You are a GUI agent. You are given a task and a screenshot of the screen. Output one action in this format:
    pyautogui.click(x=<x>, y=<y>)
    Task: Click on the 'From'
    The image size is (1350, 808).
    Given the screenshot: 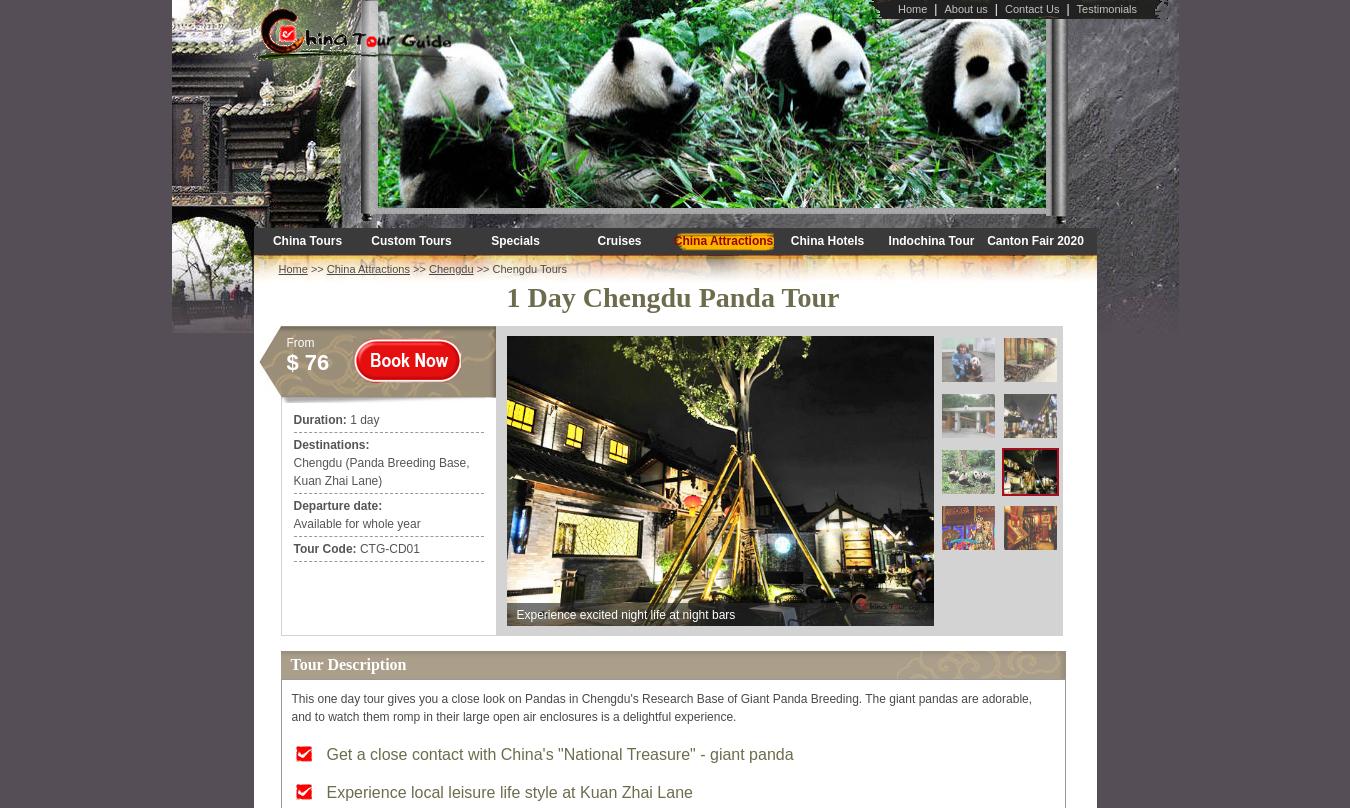 What is the action you would take?
    pyautogui.click(x=298, y=341)
    